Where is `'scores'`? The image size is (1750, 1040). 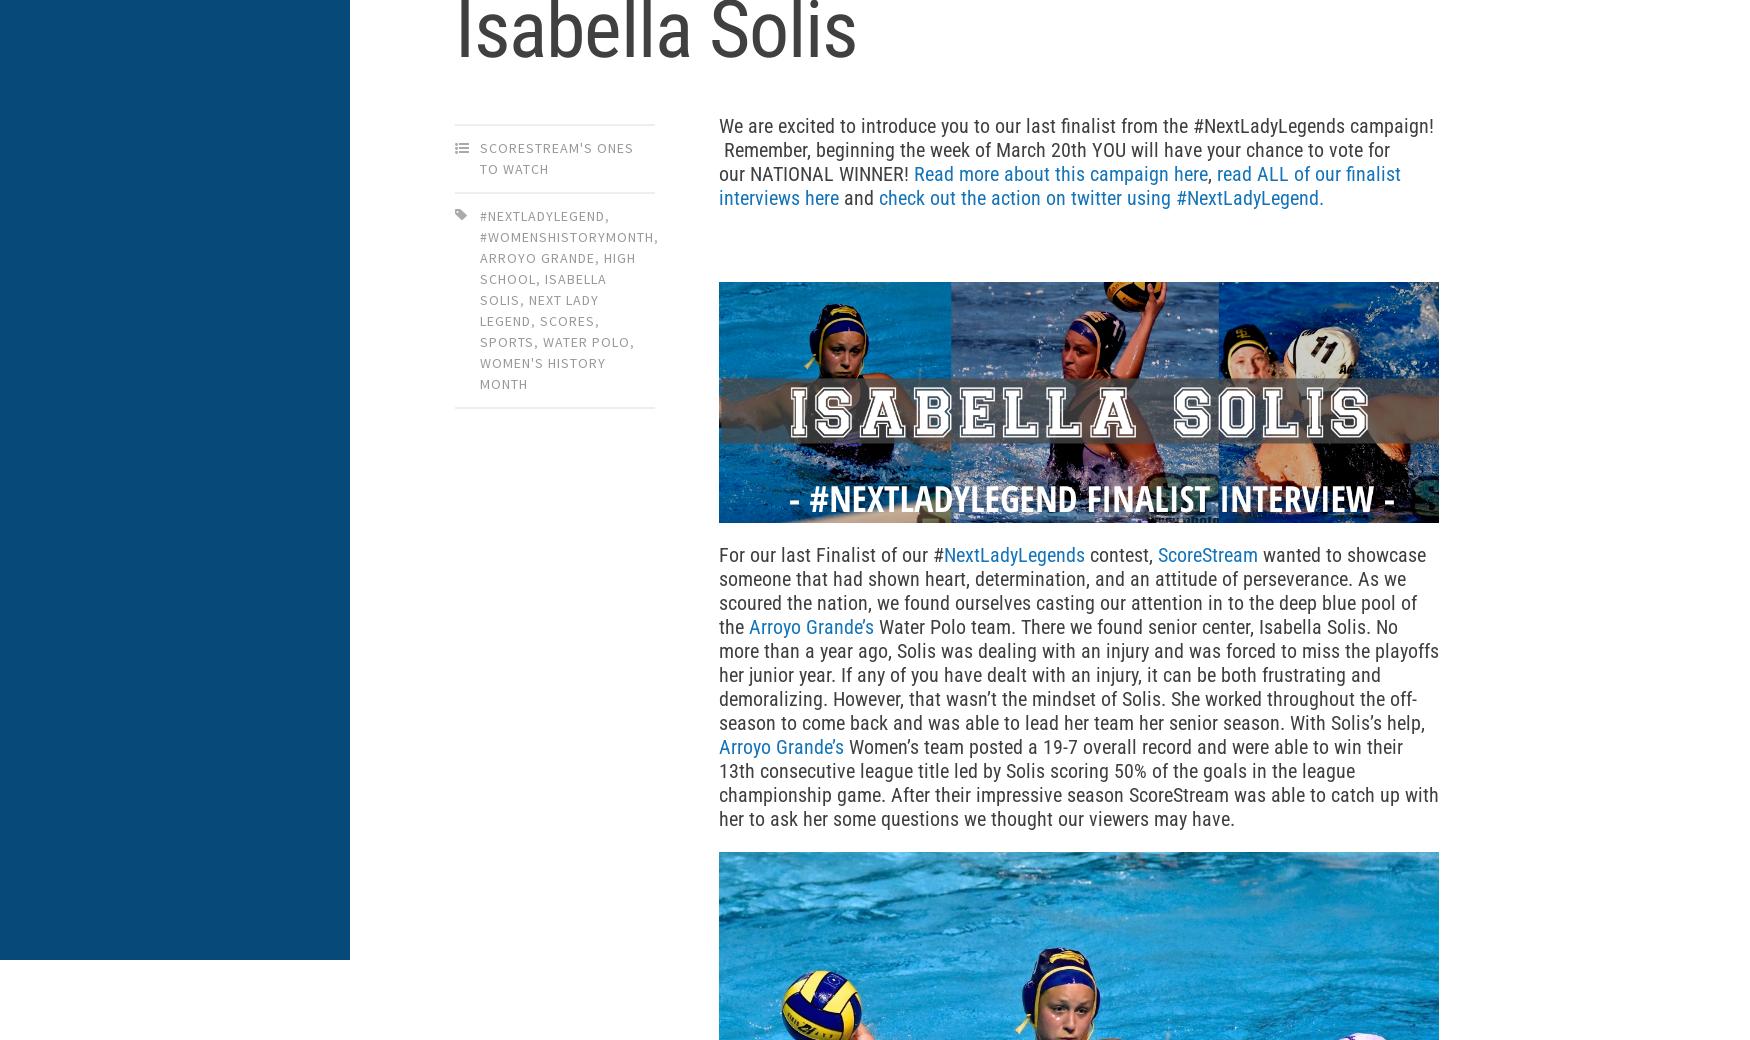
'scores' is located at coordinates (567, 320).